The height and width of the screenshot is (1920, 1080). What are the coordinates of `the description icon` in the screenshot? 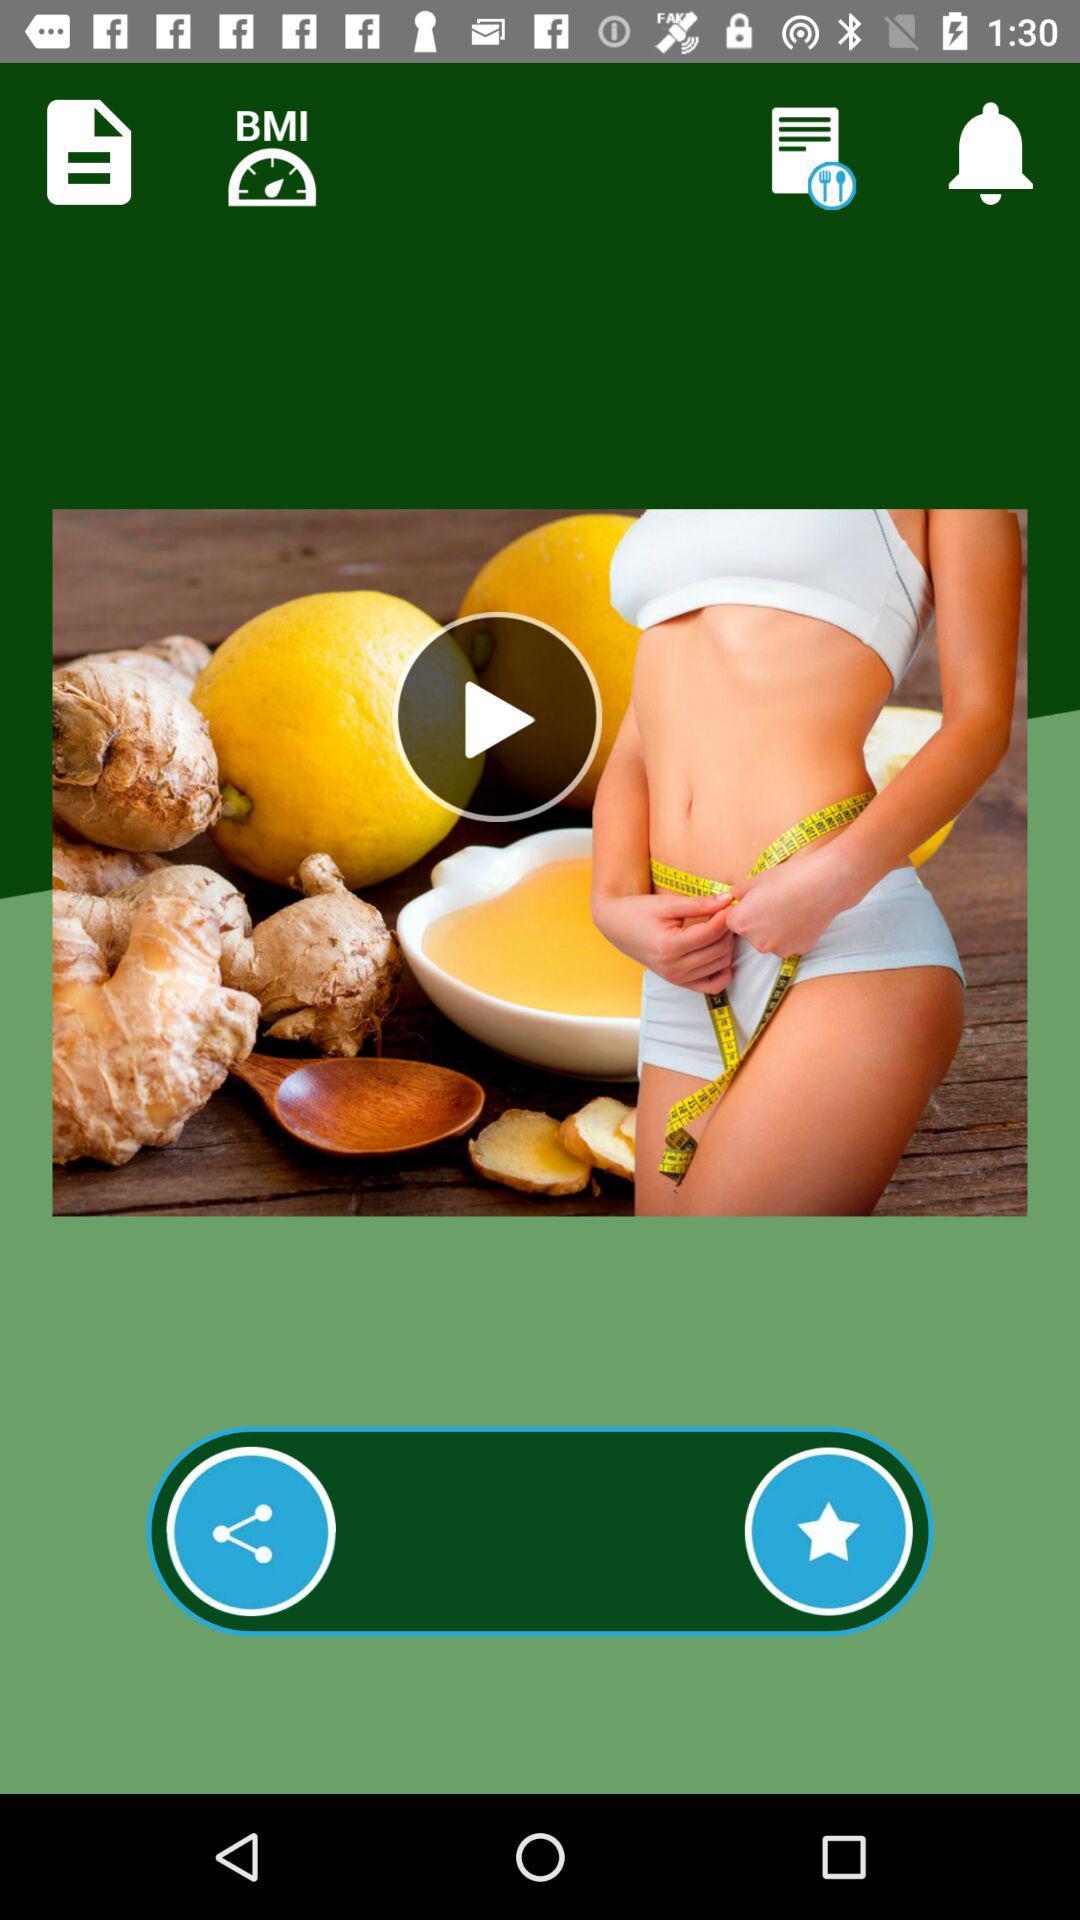 It's located at (88, 151).